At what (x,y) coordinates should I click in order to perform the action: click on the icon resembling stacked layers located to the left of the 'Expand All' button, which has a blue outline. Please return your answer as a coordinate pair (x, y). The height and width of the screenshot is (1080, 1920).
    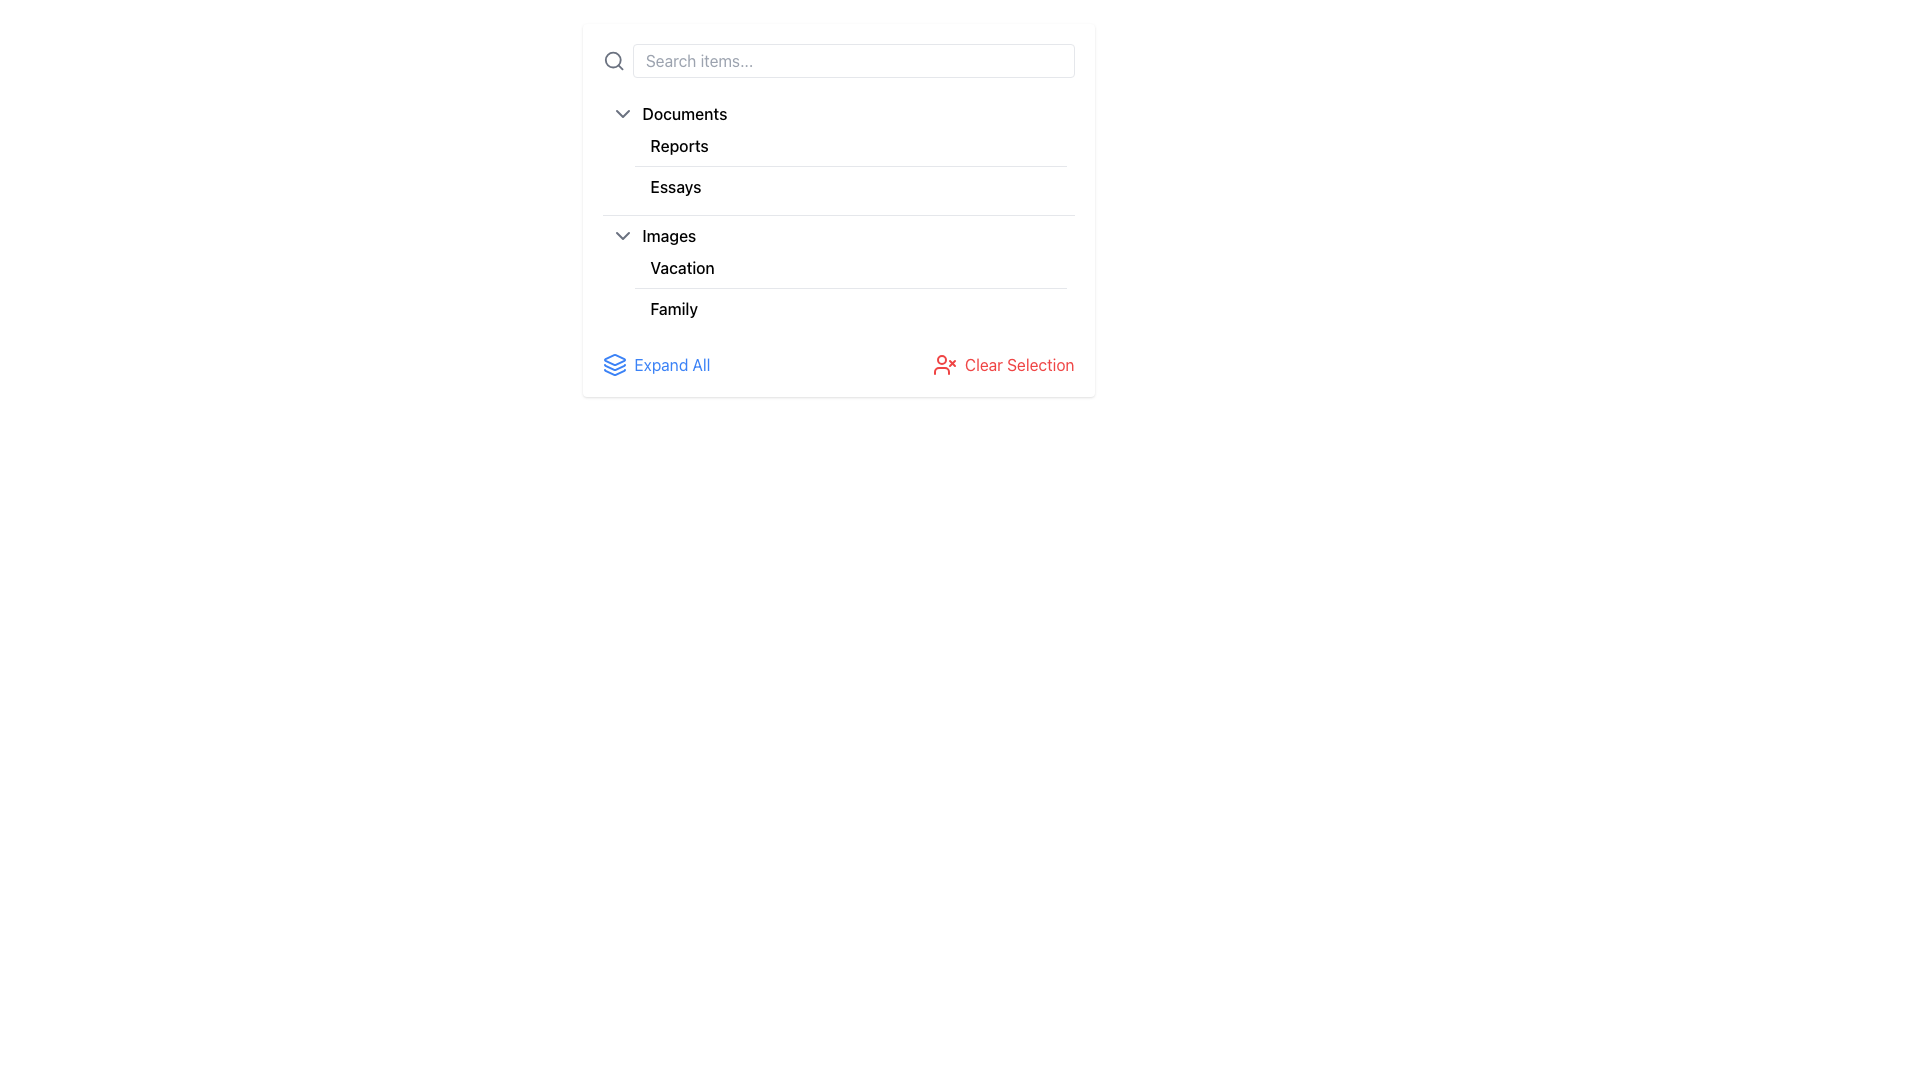
    Looking at the image, I should click on (613, 365).